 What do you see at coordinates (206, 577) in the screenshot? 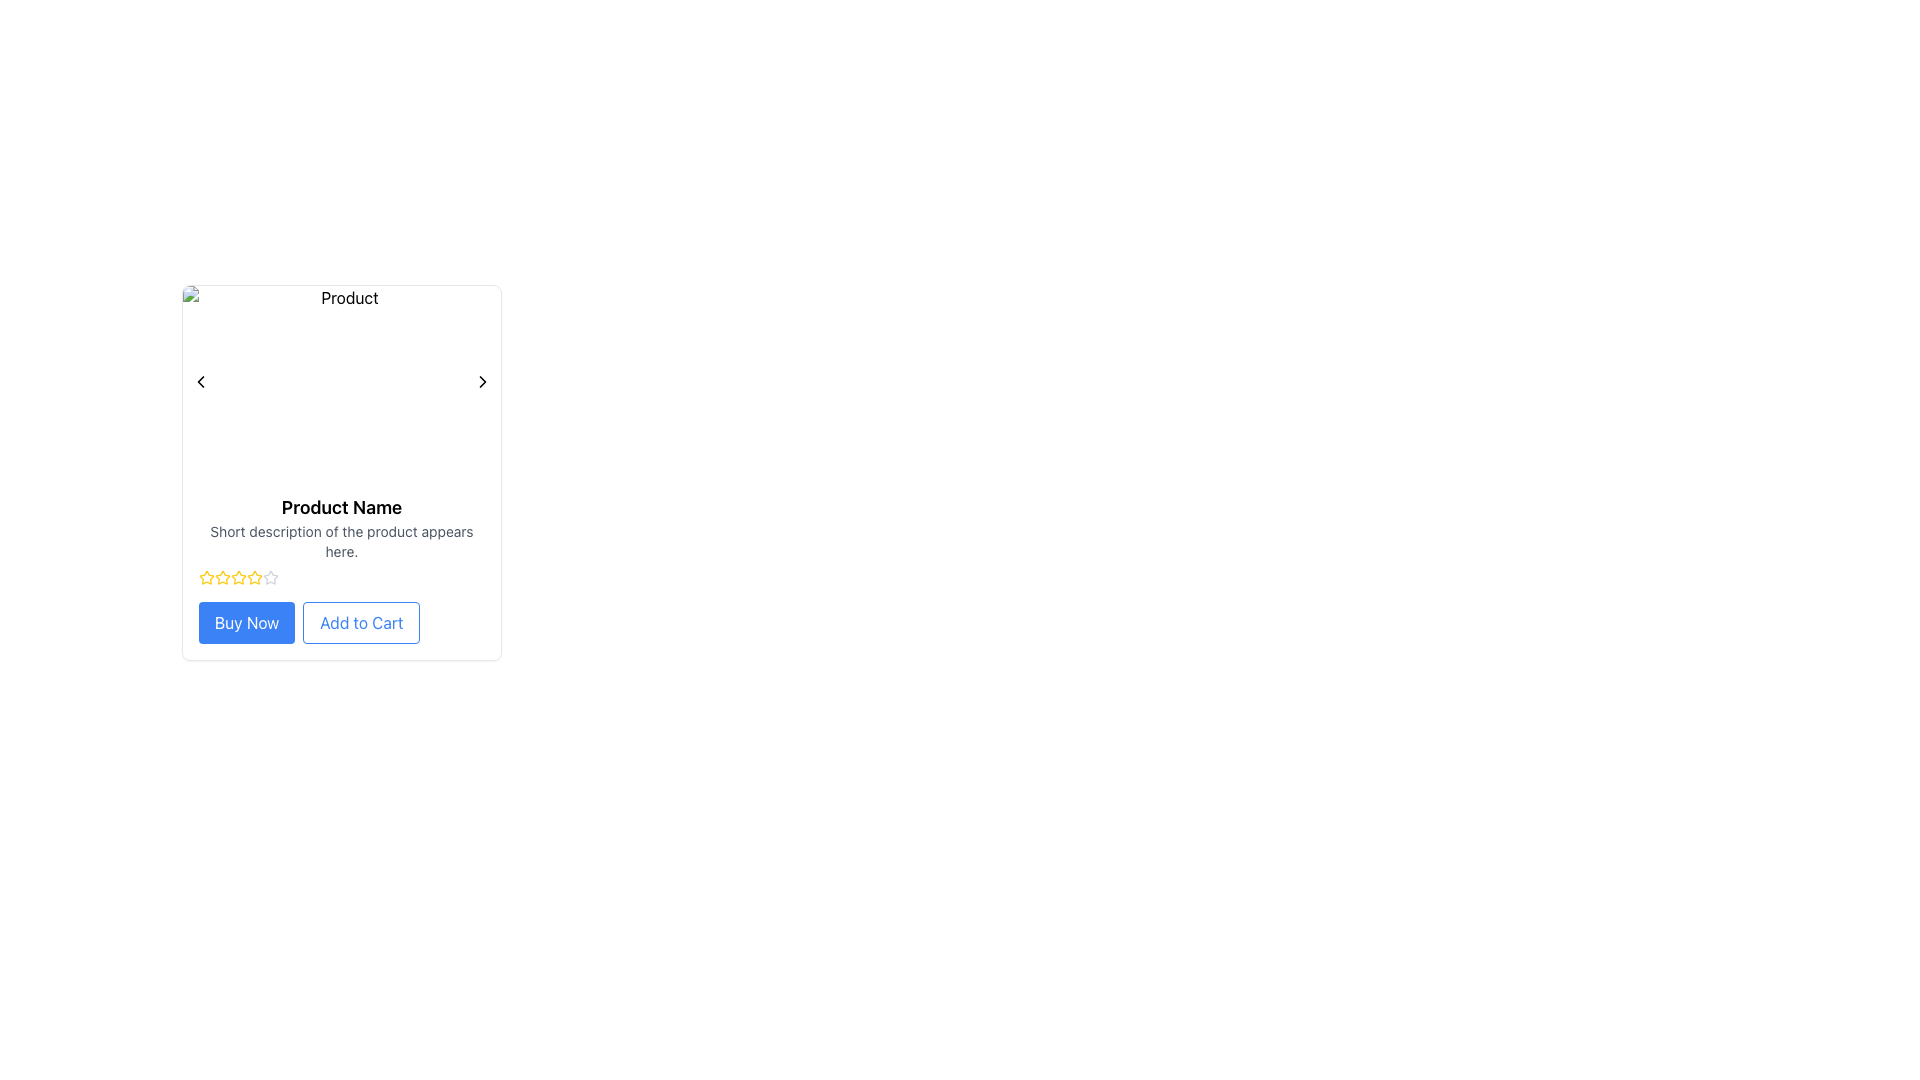
I see `the second star icon` at bounding box center [206, 577].